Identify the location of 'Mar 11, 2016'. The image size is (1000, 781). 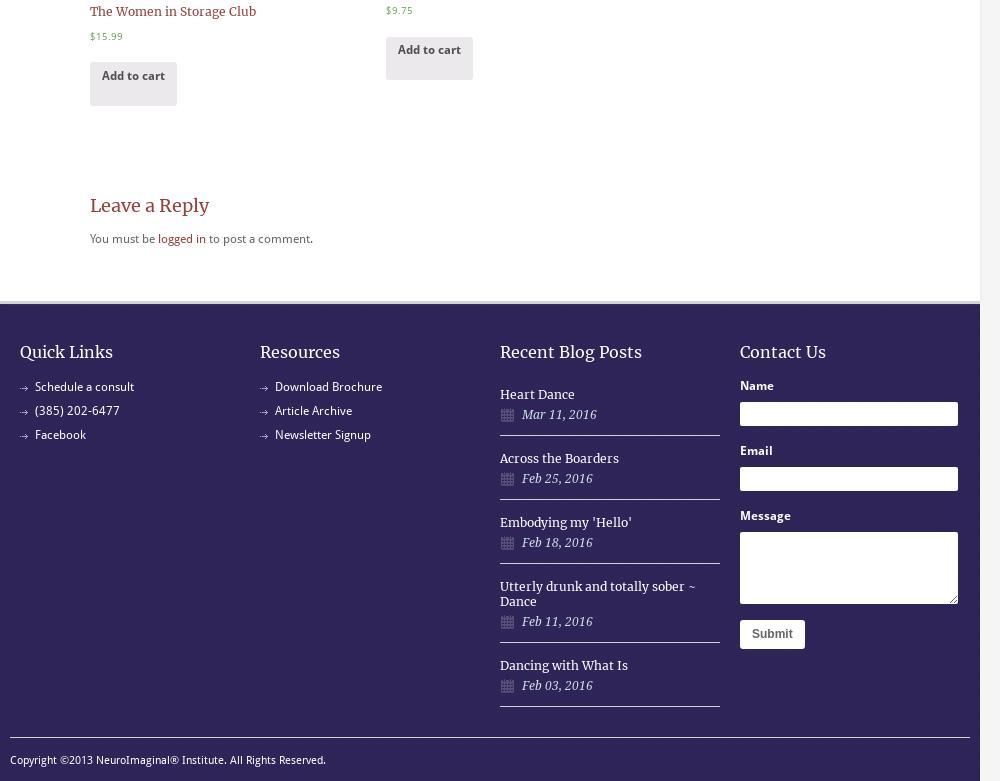
(559, 413).